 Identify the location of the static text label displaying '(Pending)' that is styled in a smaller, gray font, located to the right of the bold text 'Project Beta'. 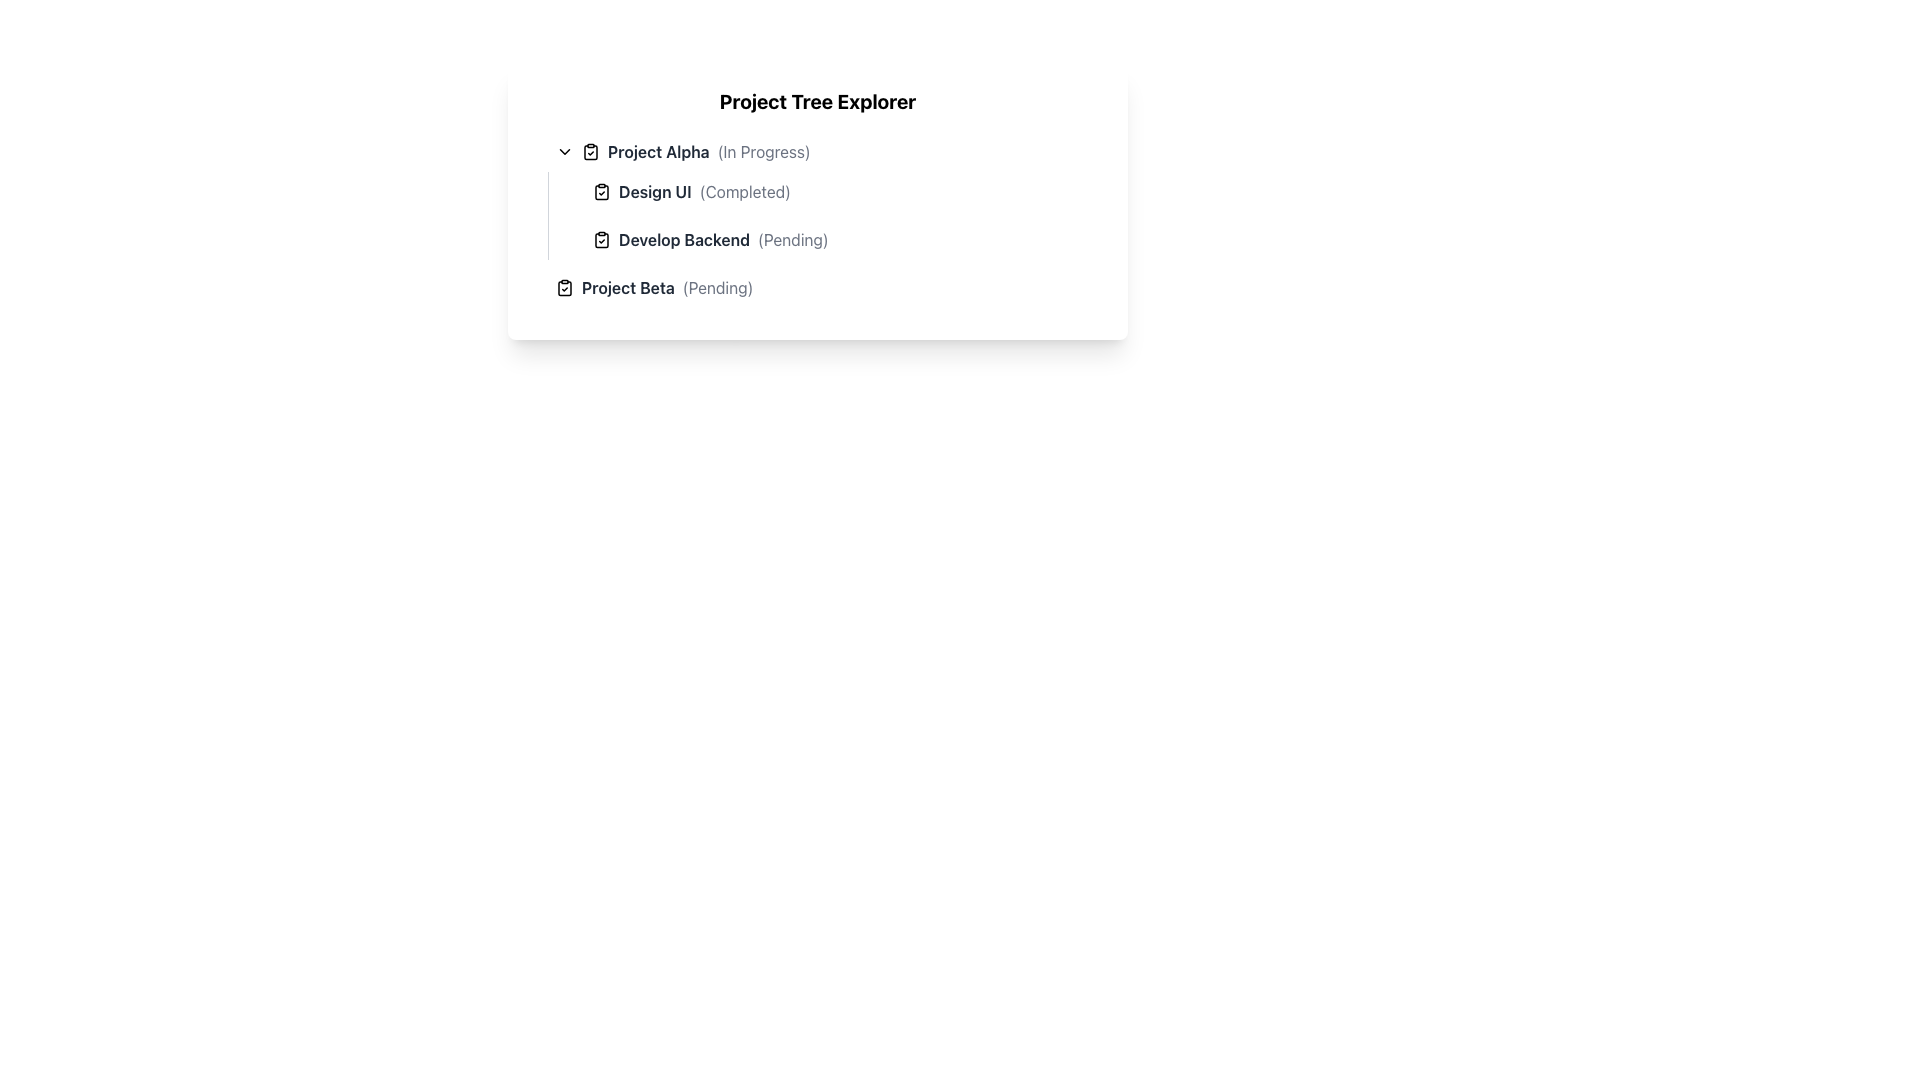
(718, 288).